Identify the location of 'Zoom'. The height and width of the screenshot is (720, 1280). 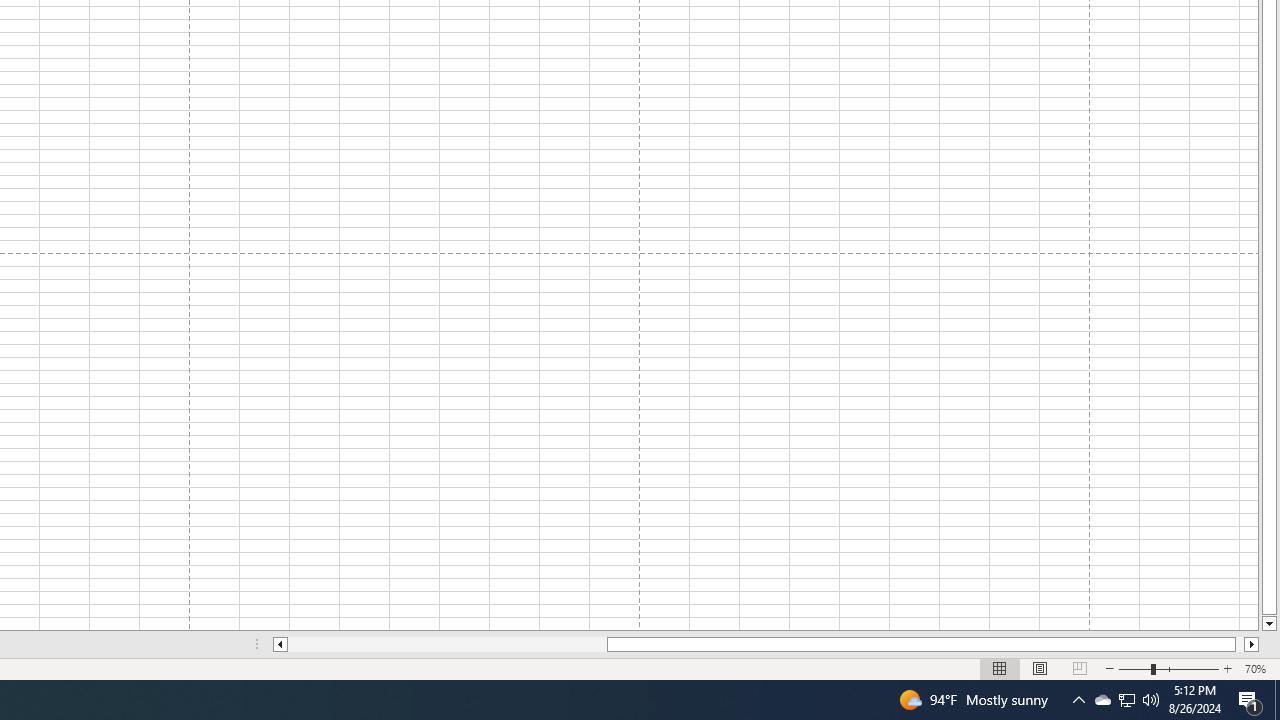
(1168, 669).